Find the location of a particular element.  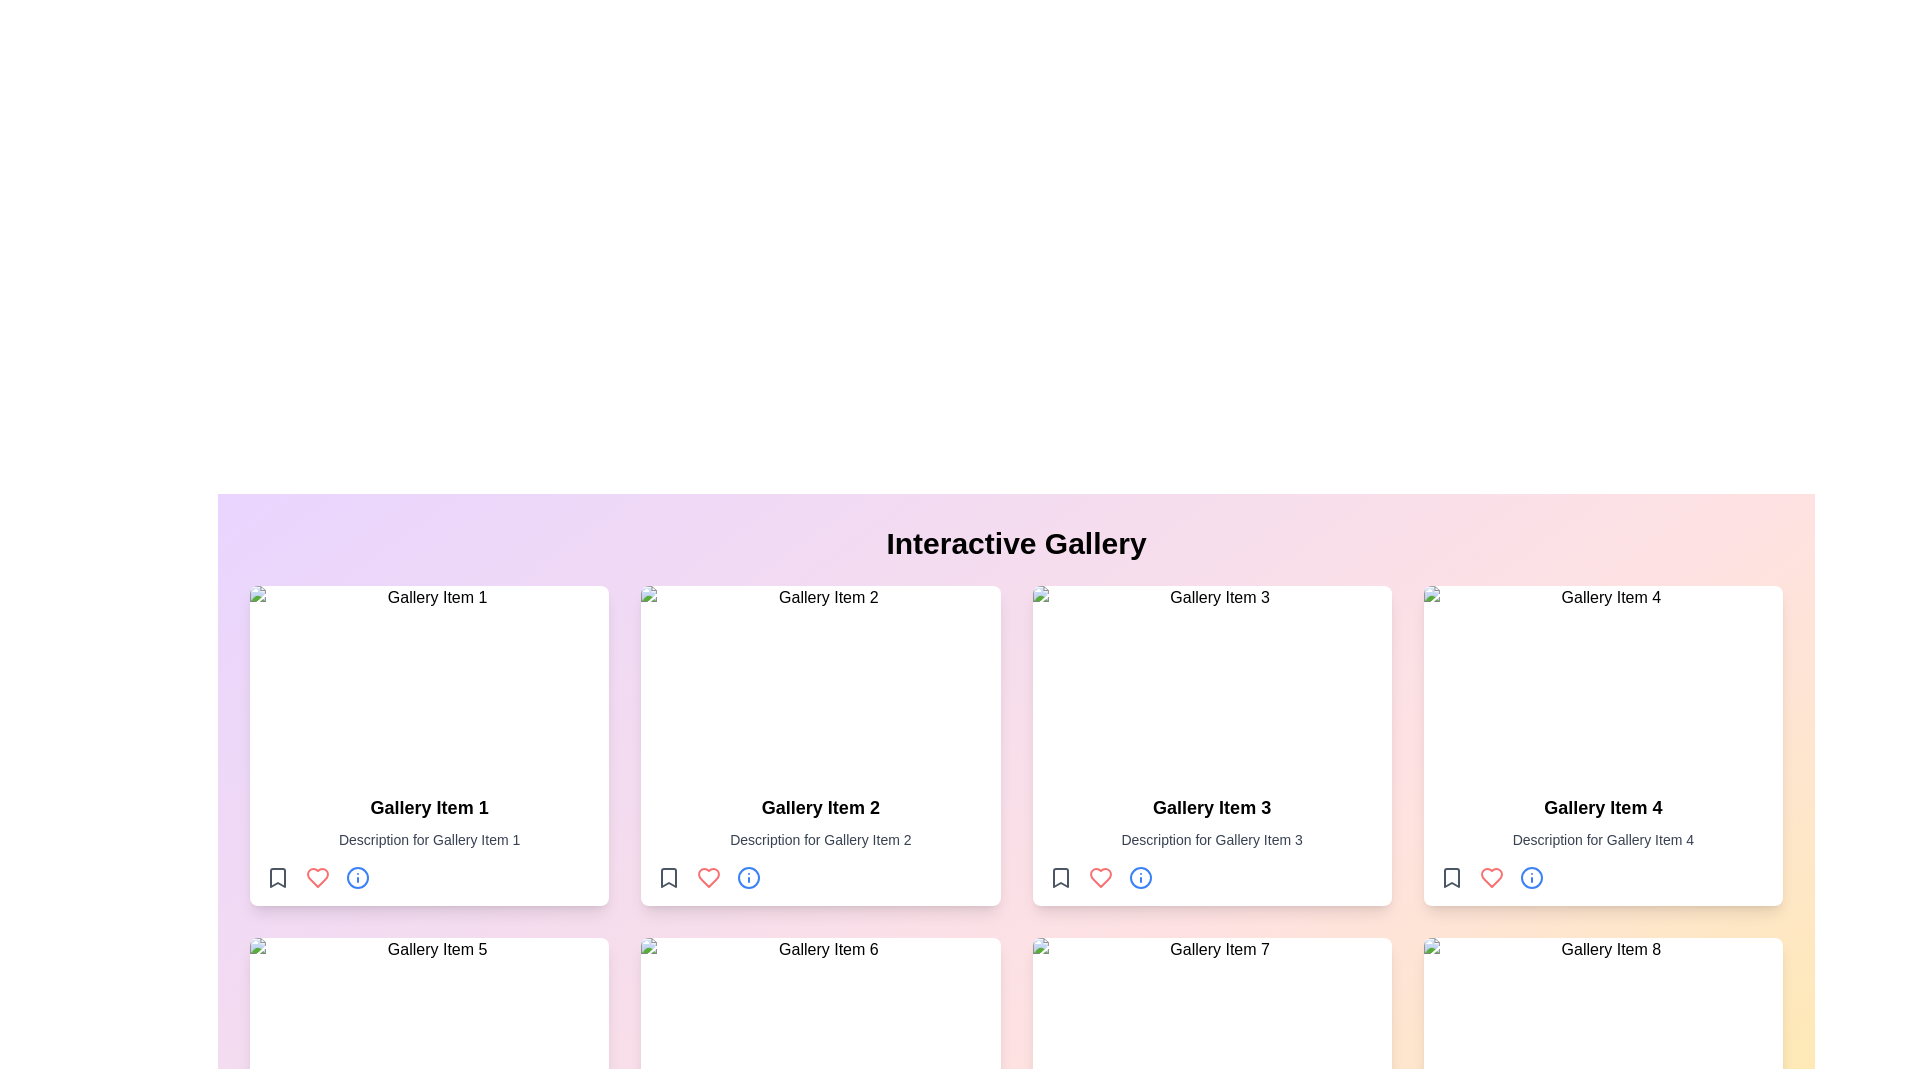

the descriptive text label associated with 'Gallery Item 1', located directly under the bold title within the first gallery card in the top-left corner is located at coordinates (428, 840).